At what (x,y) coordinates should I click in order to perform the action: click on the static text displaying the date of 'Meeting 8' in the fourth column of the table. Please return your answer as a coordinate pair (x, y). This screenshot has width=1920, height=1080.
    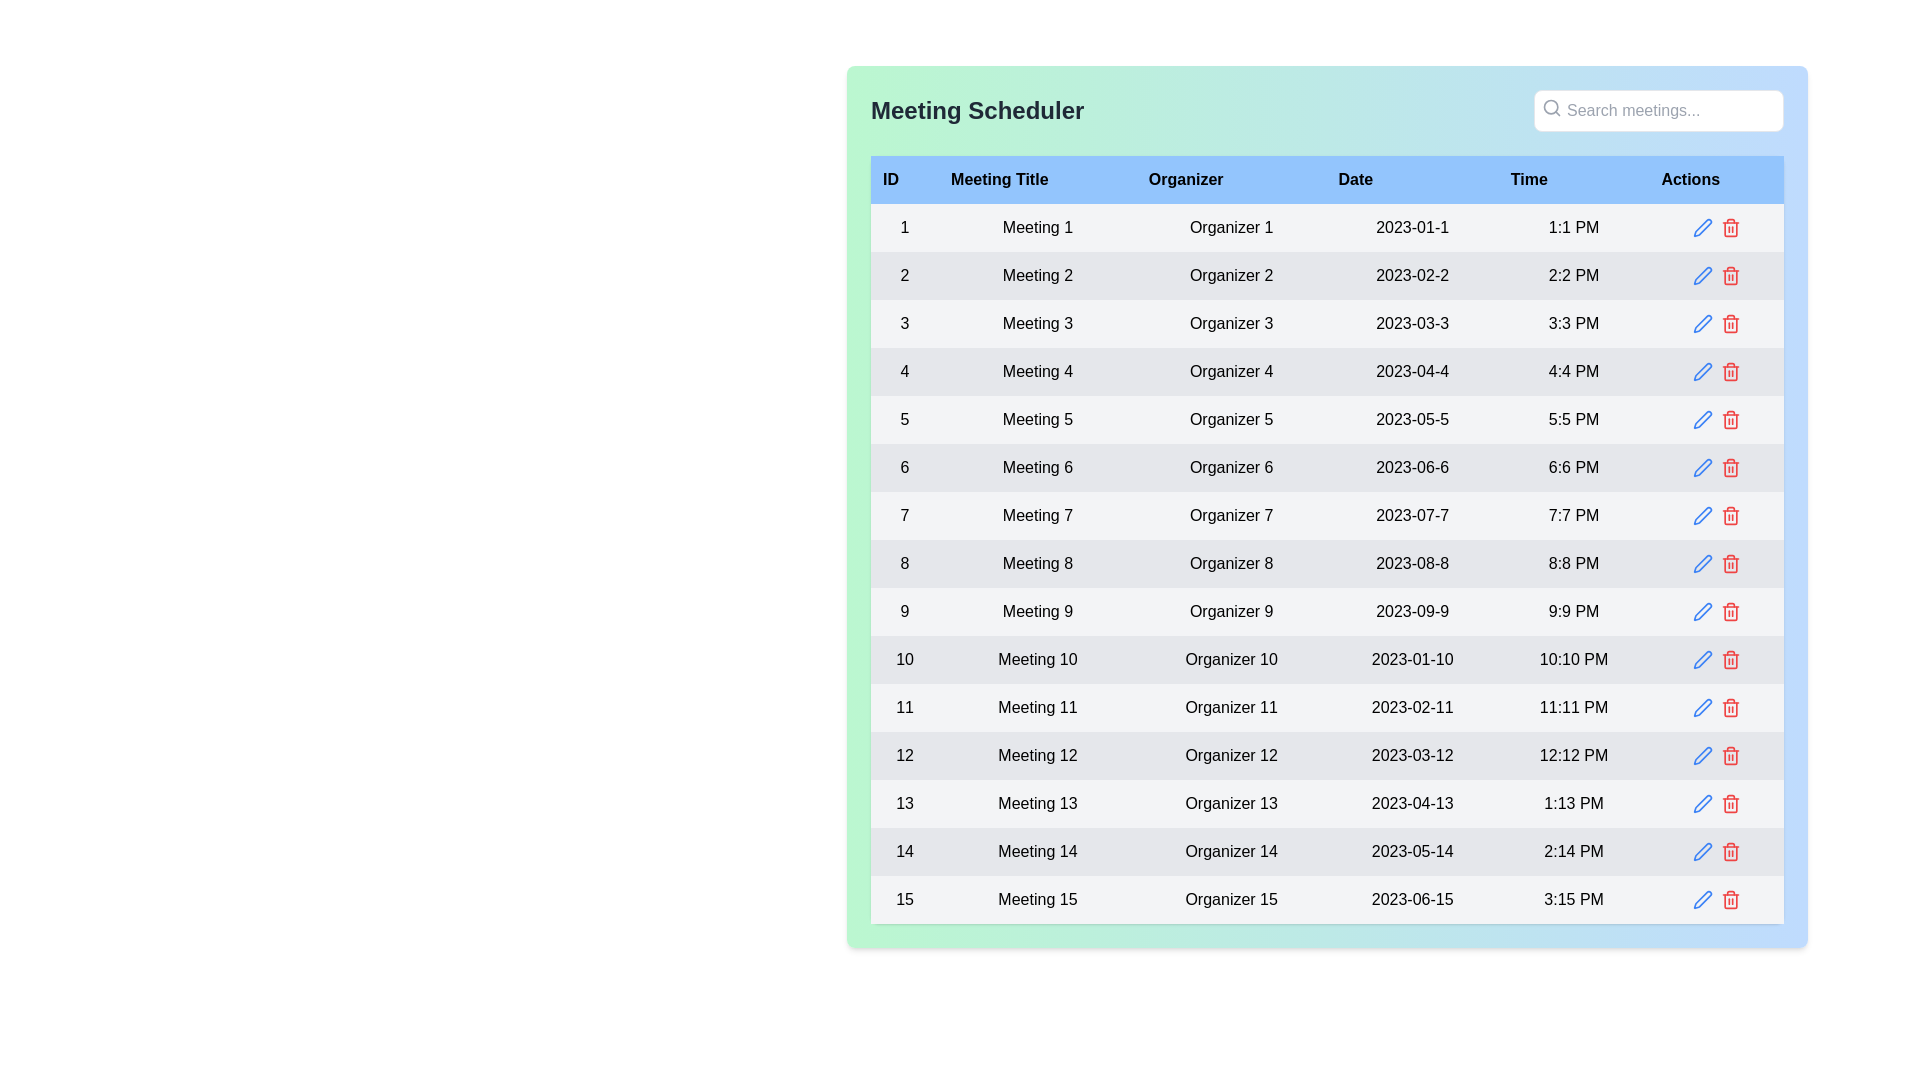
    Looking at the image, I should click on (1411, 563).